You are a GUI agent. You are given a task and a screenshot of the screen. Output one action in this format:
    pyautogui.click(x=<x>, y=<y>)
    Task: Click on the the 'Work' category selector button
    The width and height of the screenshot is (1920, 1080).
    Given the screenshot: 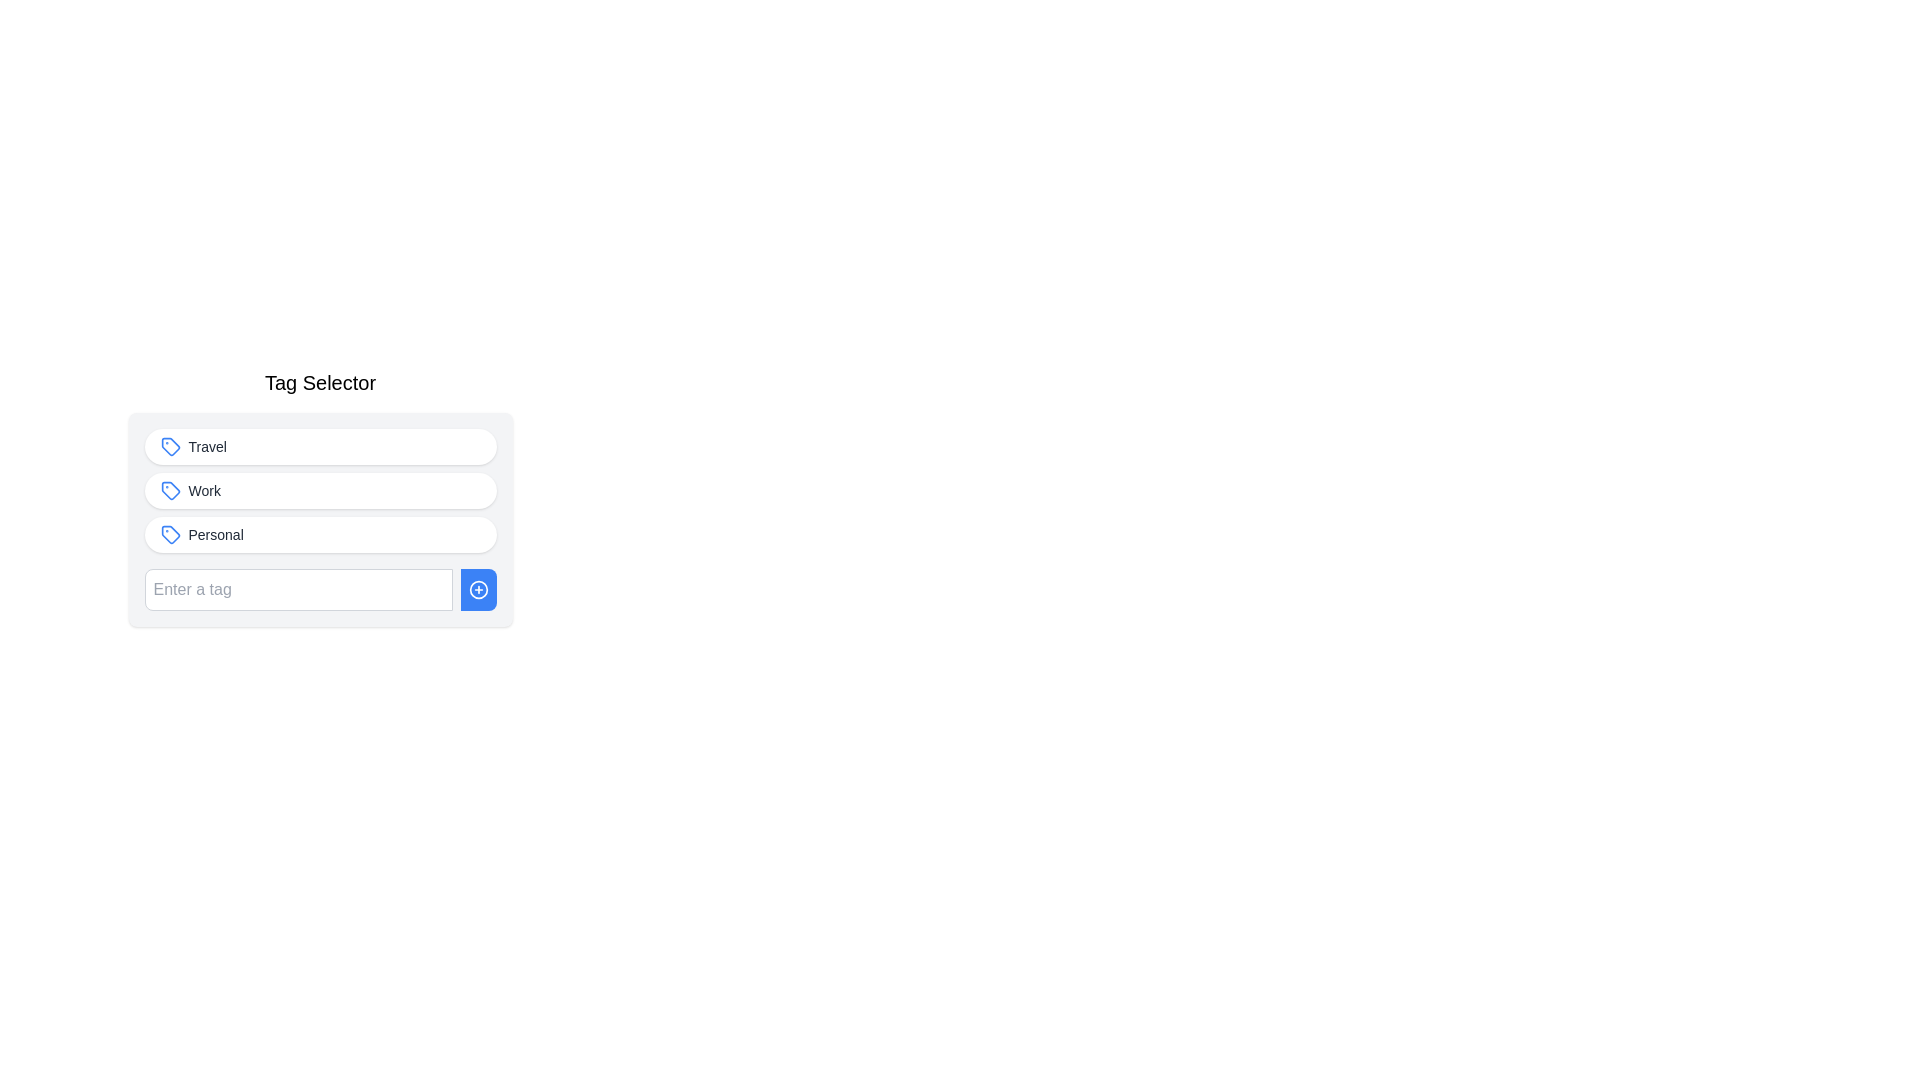 What is the action you would take?
    pyautogui.click(x=320, y=490)
    